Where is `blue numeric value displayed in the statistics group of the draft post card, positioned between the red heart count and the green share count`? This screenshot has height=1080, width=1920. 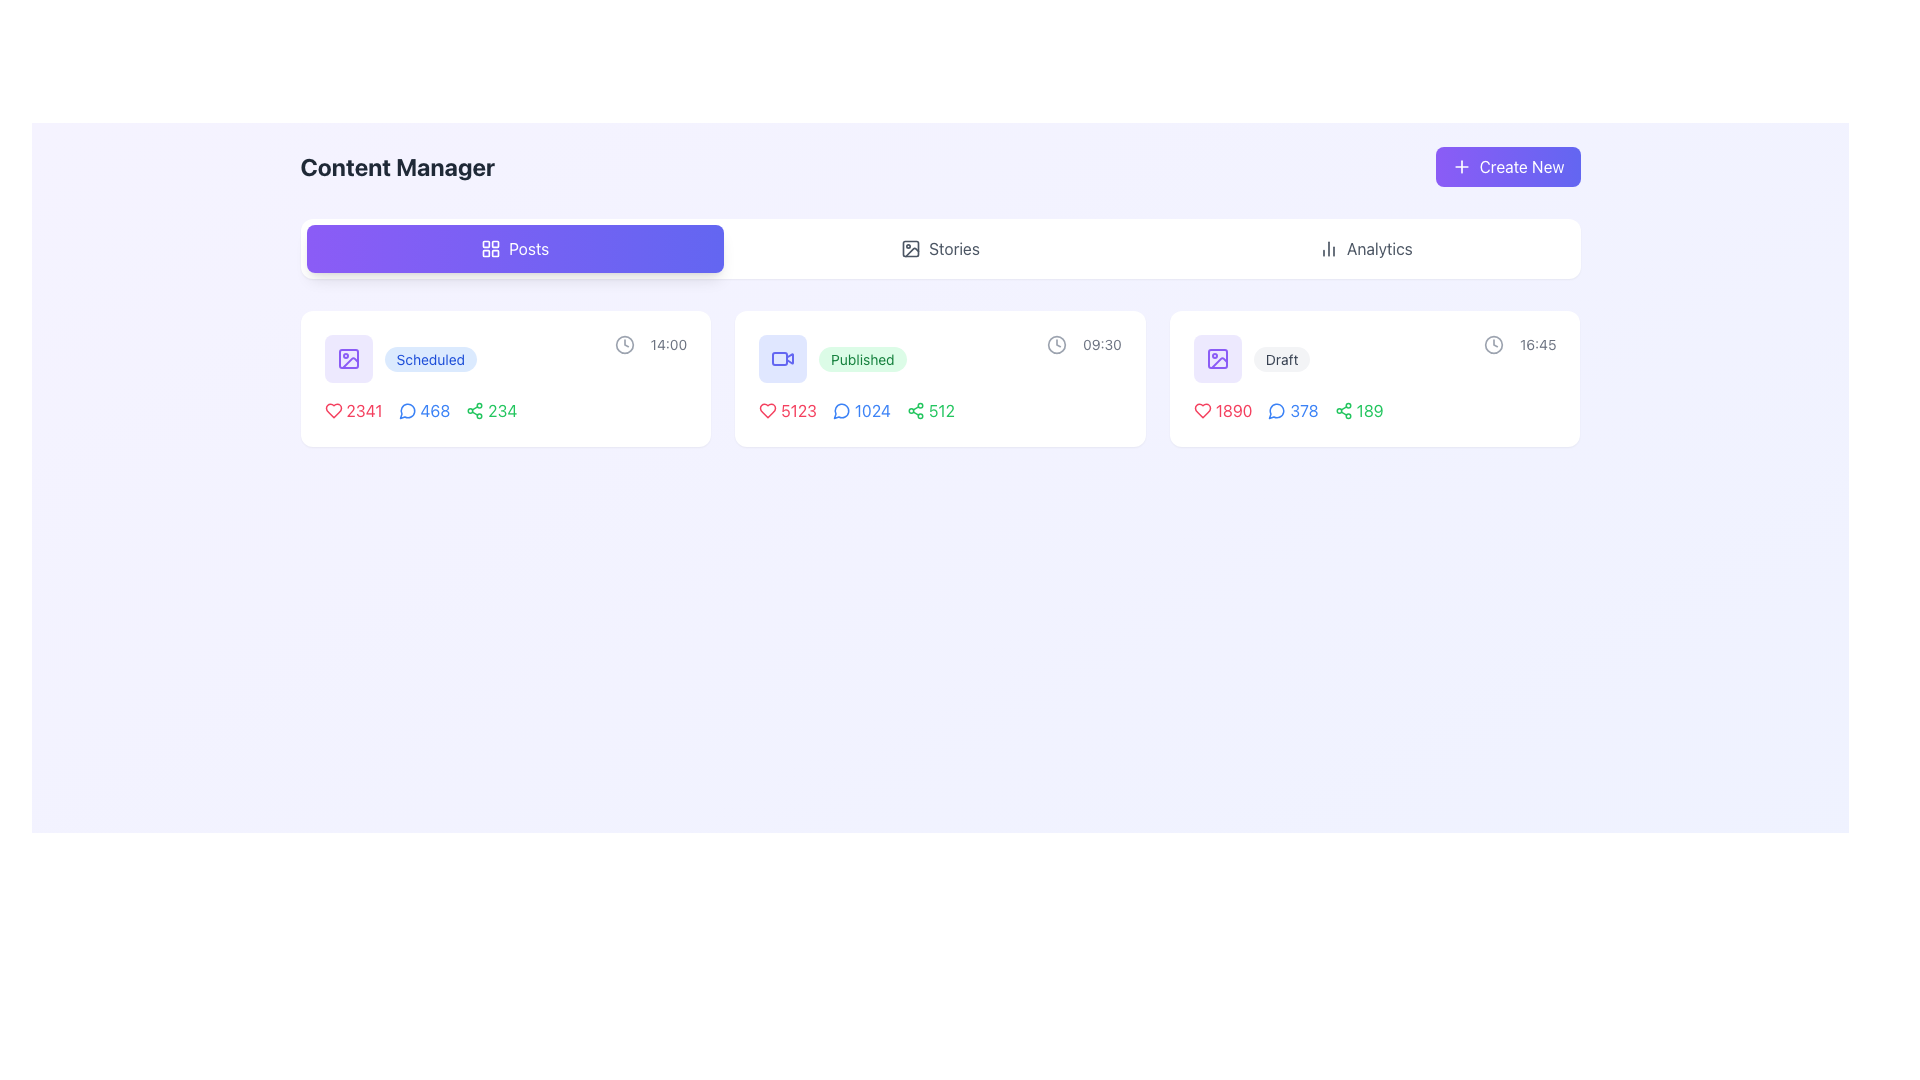 blue numeric value displayed in the statistics group of the draft post card, positioned between the red heart count and the green share count is located at coordinates (1288, 410).